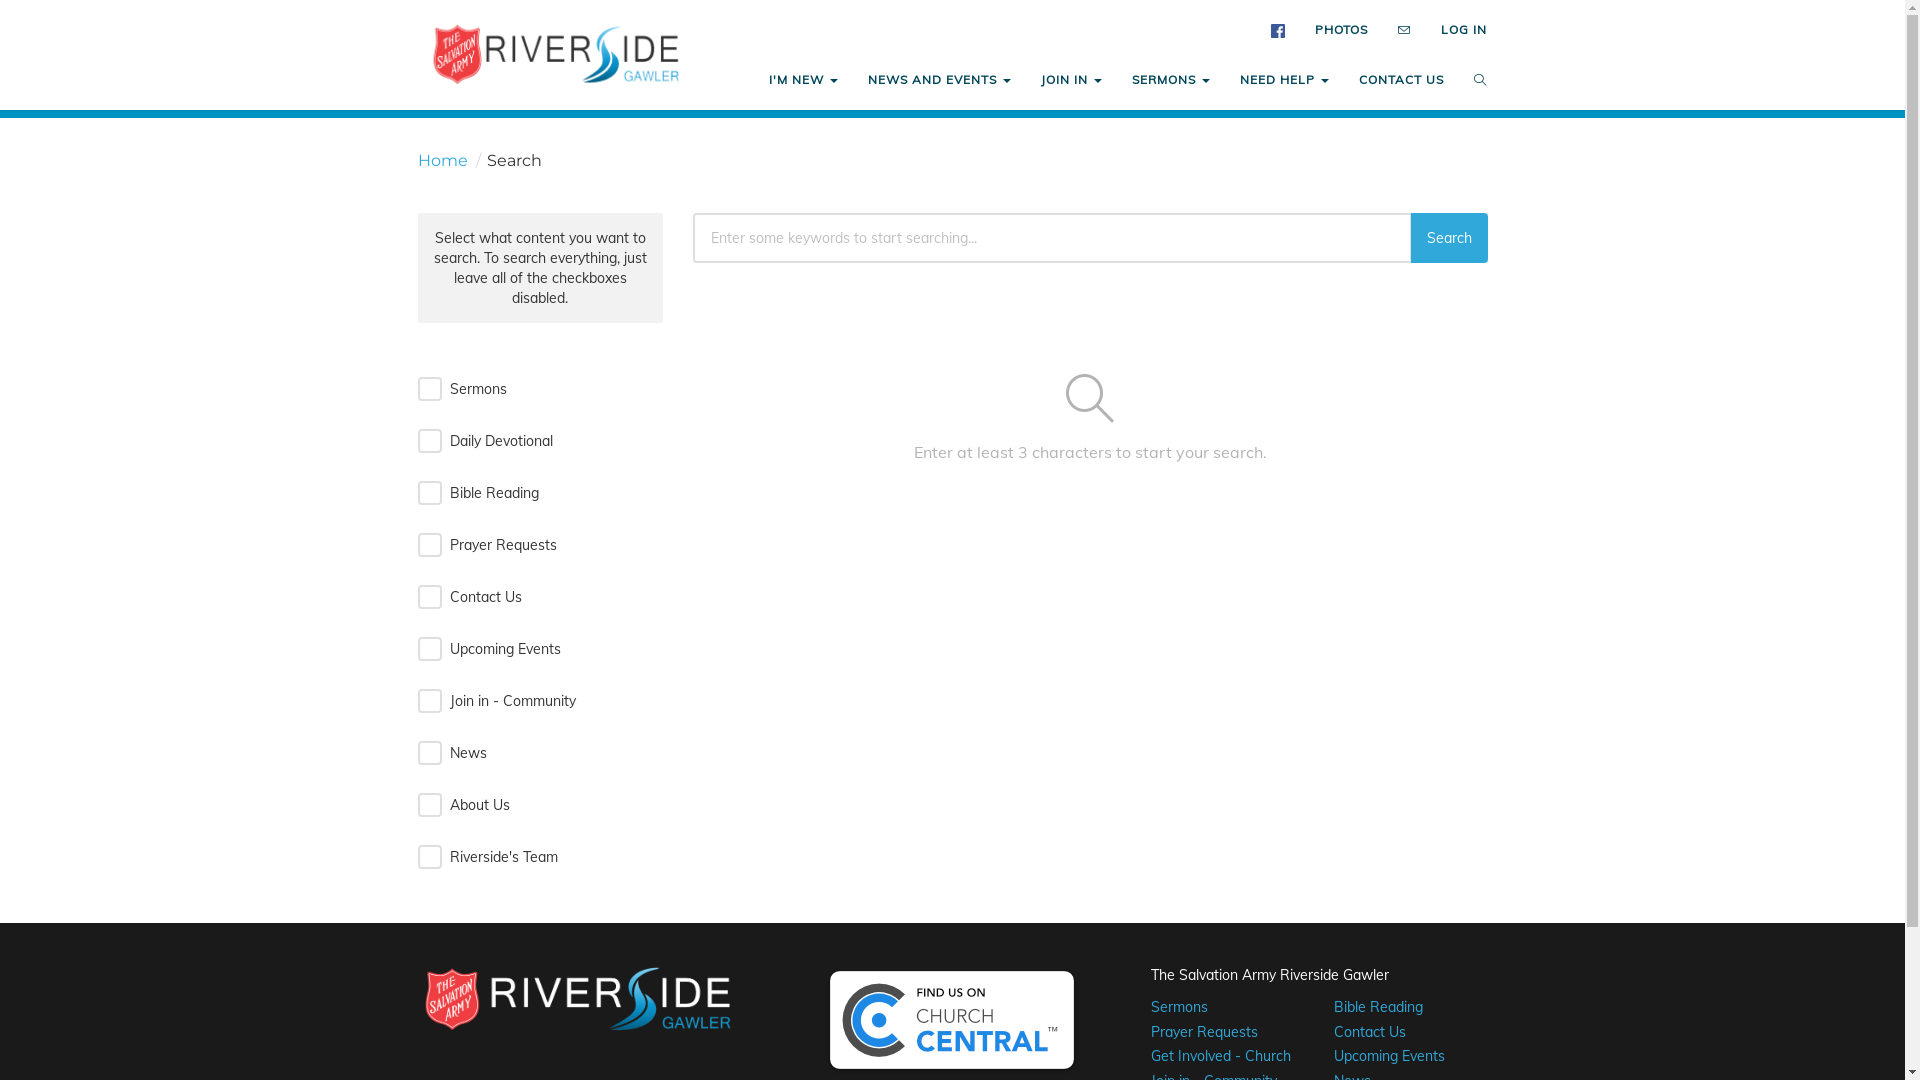 Image resolution: width=1920 pixels, height=1080 pixels. Describe the element at coordinates (1368, 1032) in the screenshot. I see `'Contact Us'` at that location.